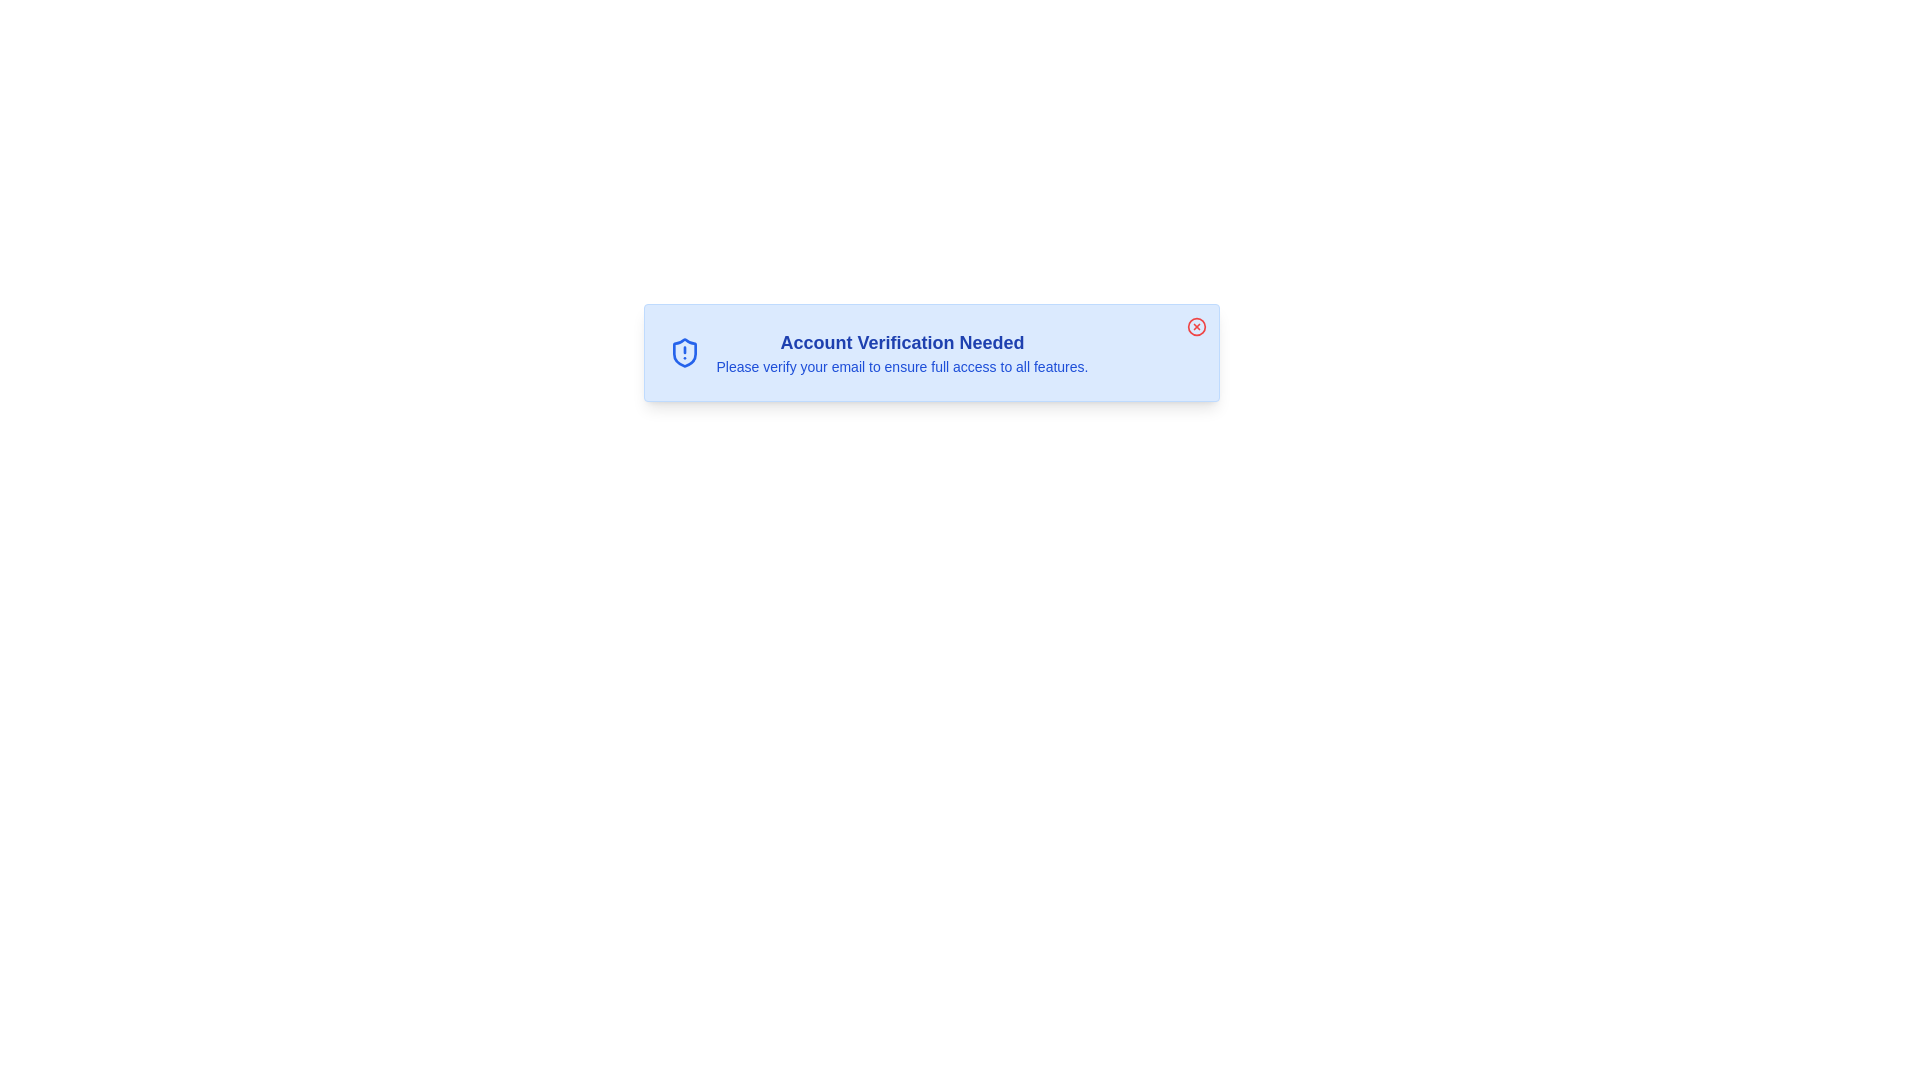  What do you see at coordinates (684, 352) in the screenshot?
I see `the visual warning indicator icon located near the top-left corner of the notification banner, which alerts the user to account verification requirements` at bounding box center [684, 352].